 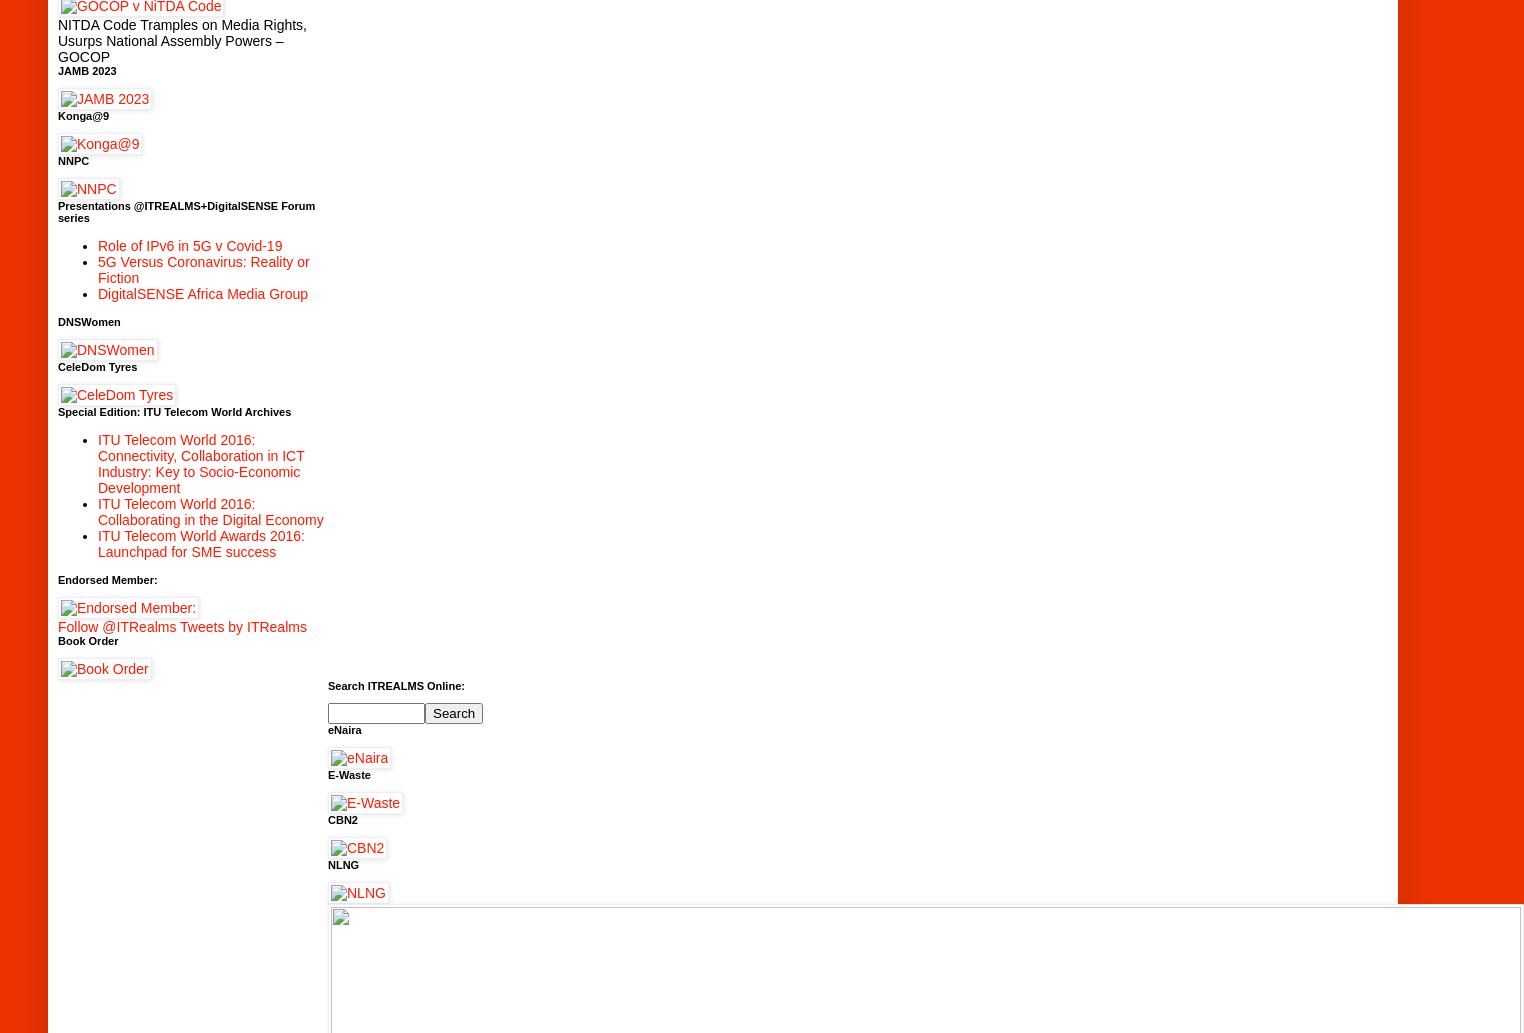 What do you see at coordinates (349, 774) in the screenshot?
I see `'E-Waste'` at bounding box center [349, 774].